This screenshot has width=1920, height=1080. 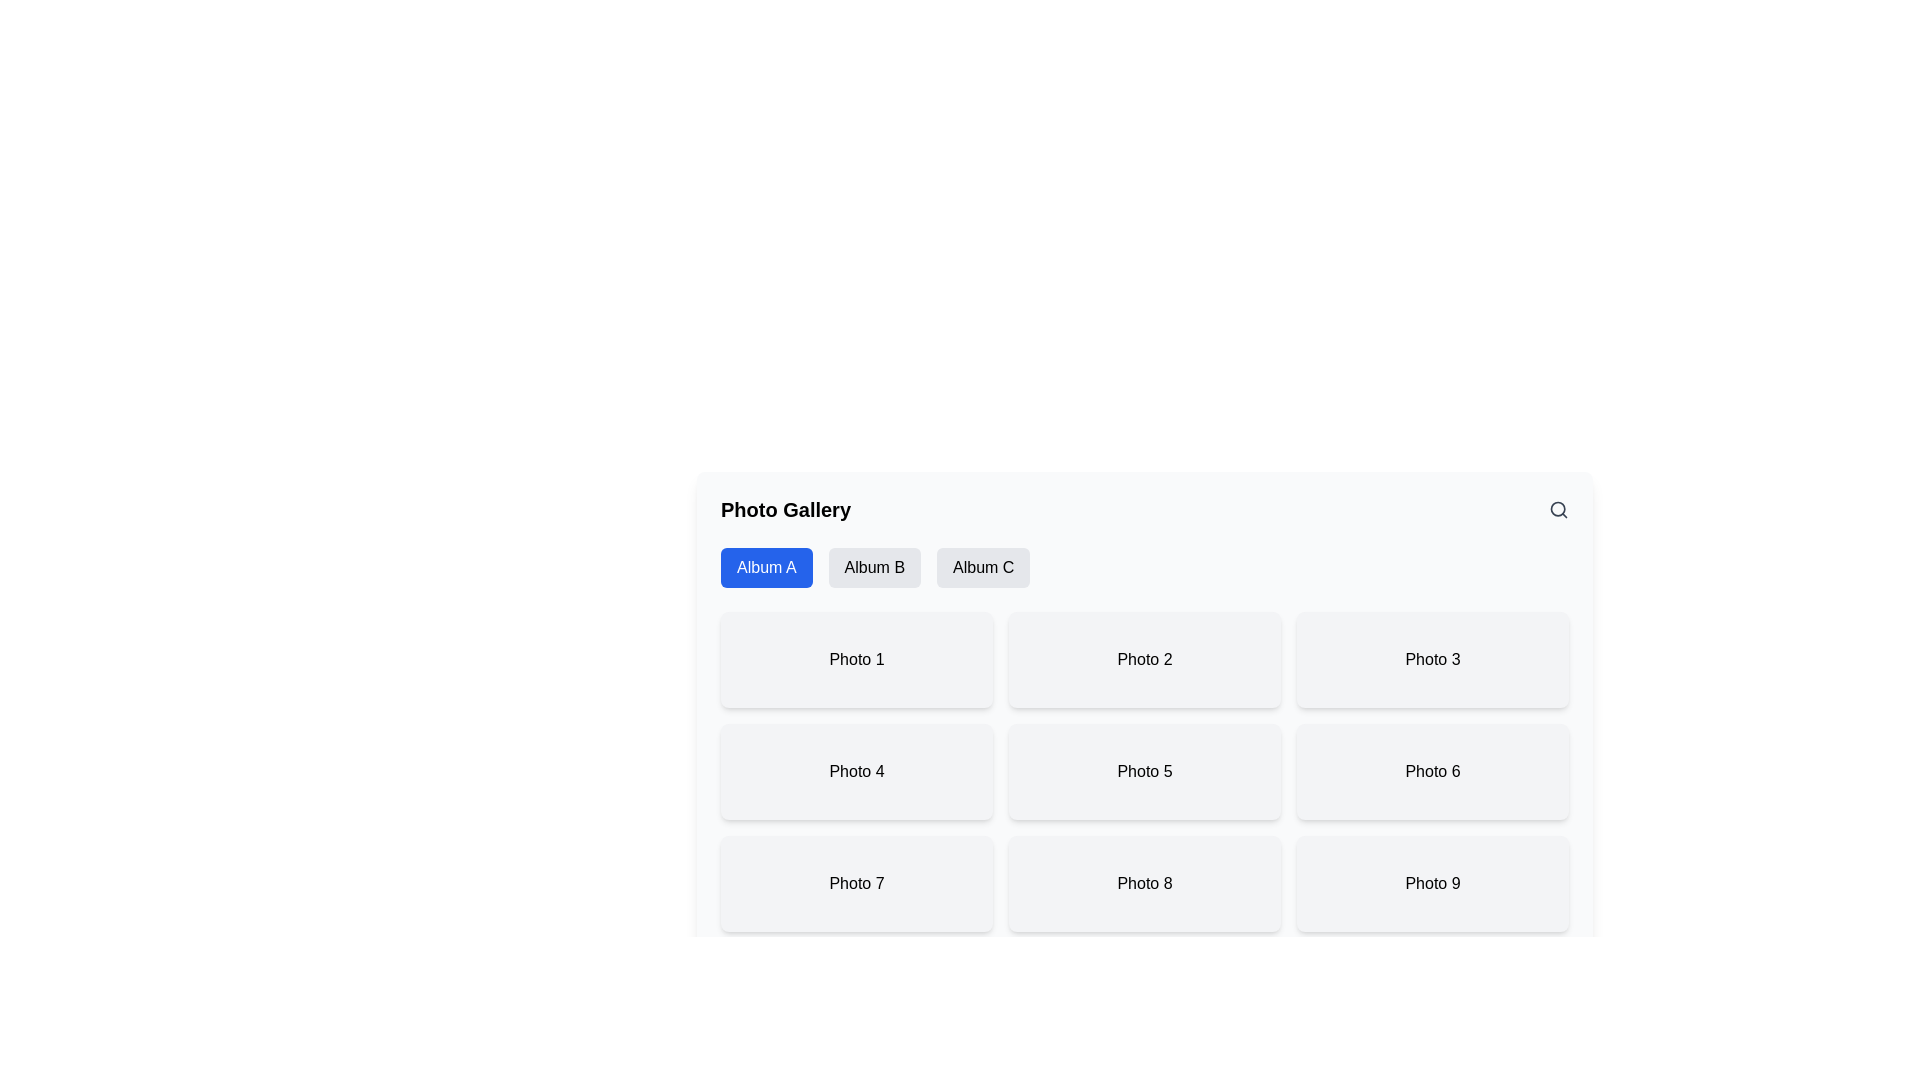 I want to click on the 'Photo 9' button-like card in the grid, so click(x=1432, y=882).